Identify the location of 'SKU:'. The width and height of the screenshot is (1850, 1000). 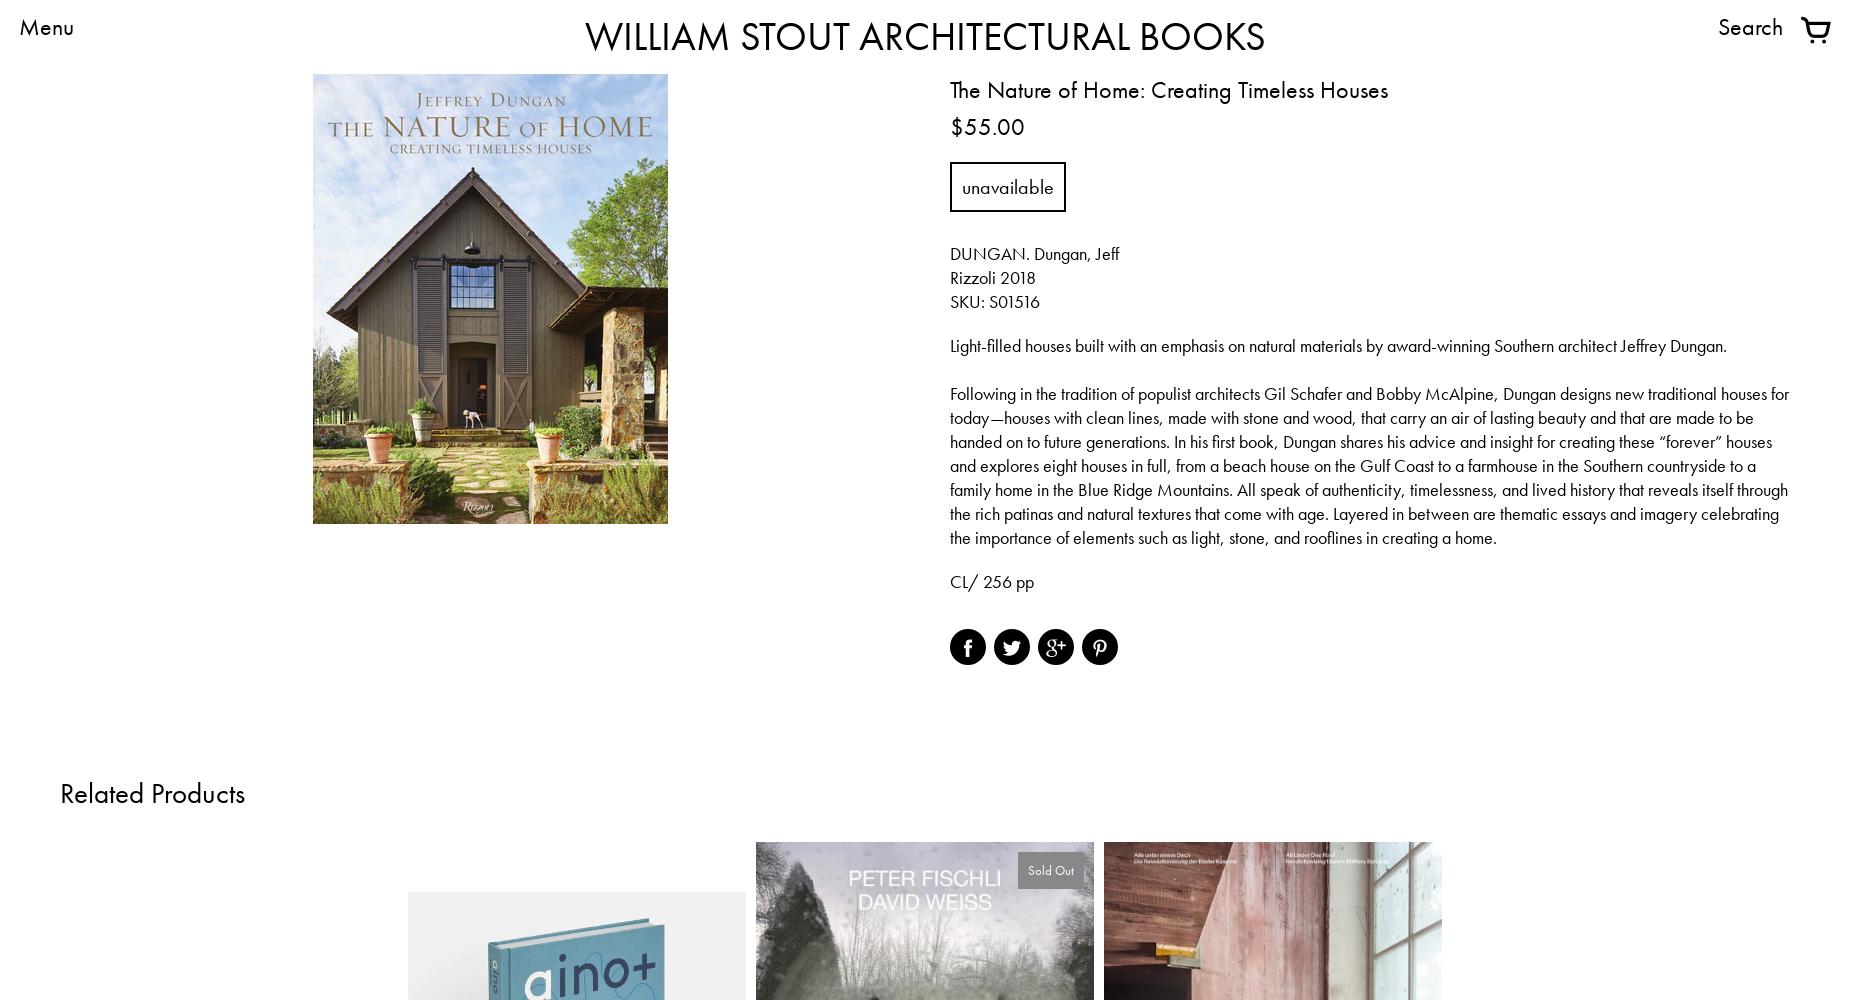
(968, 301).